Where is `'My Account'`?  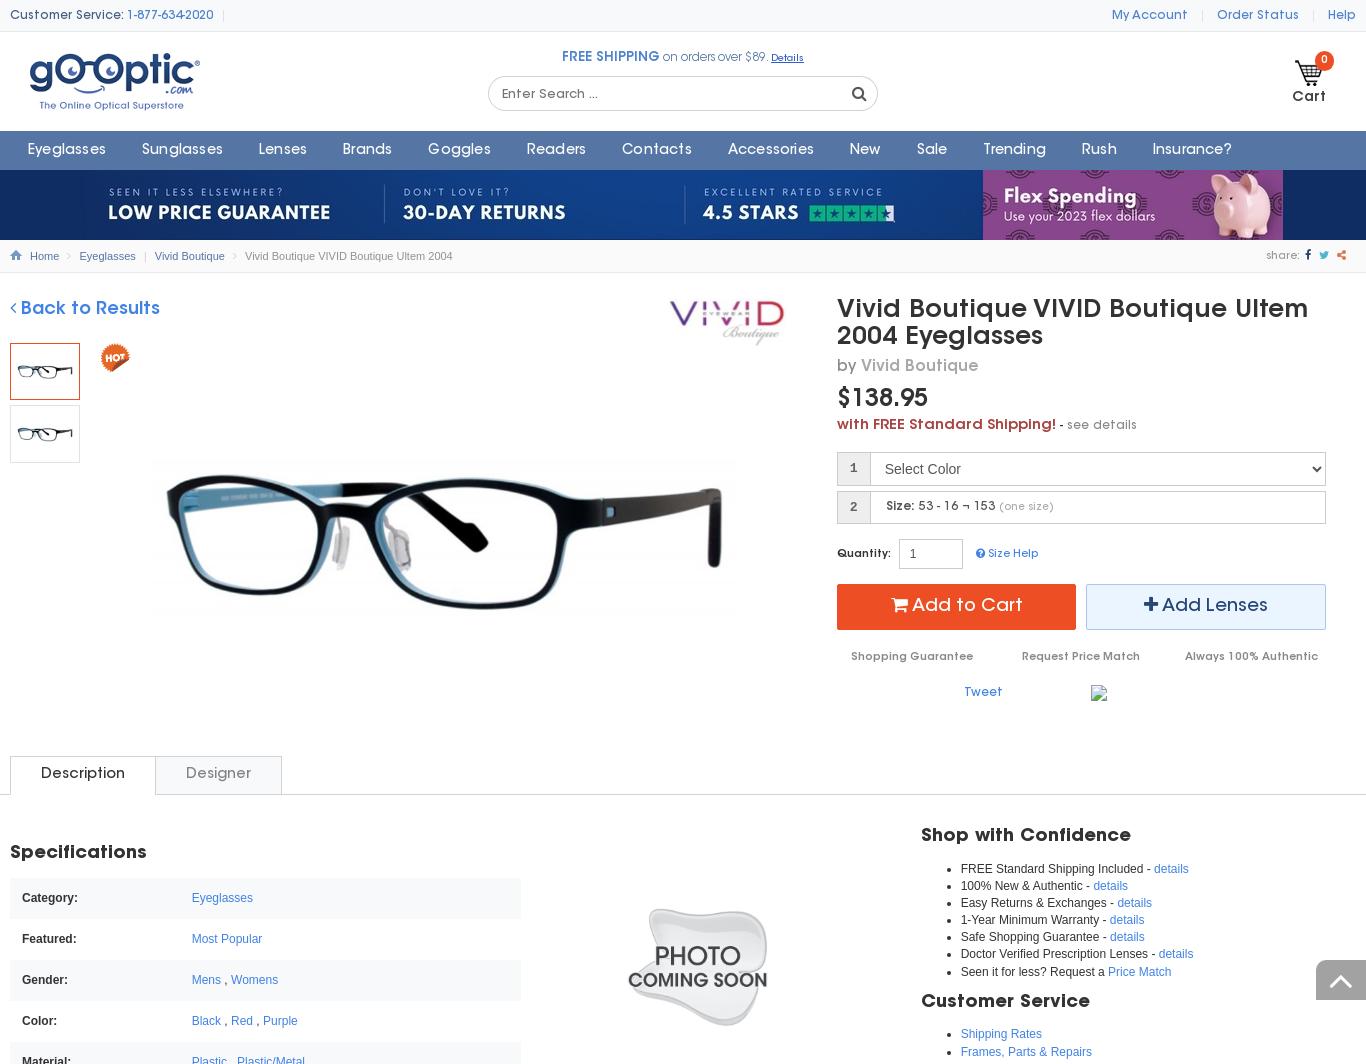 'My Account' is located at coordinates (1150, 15).